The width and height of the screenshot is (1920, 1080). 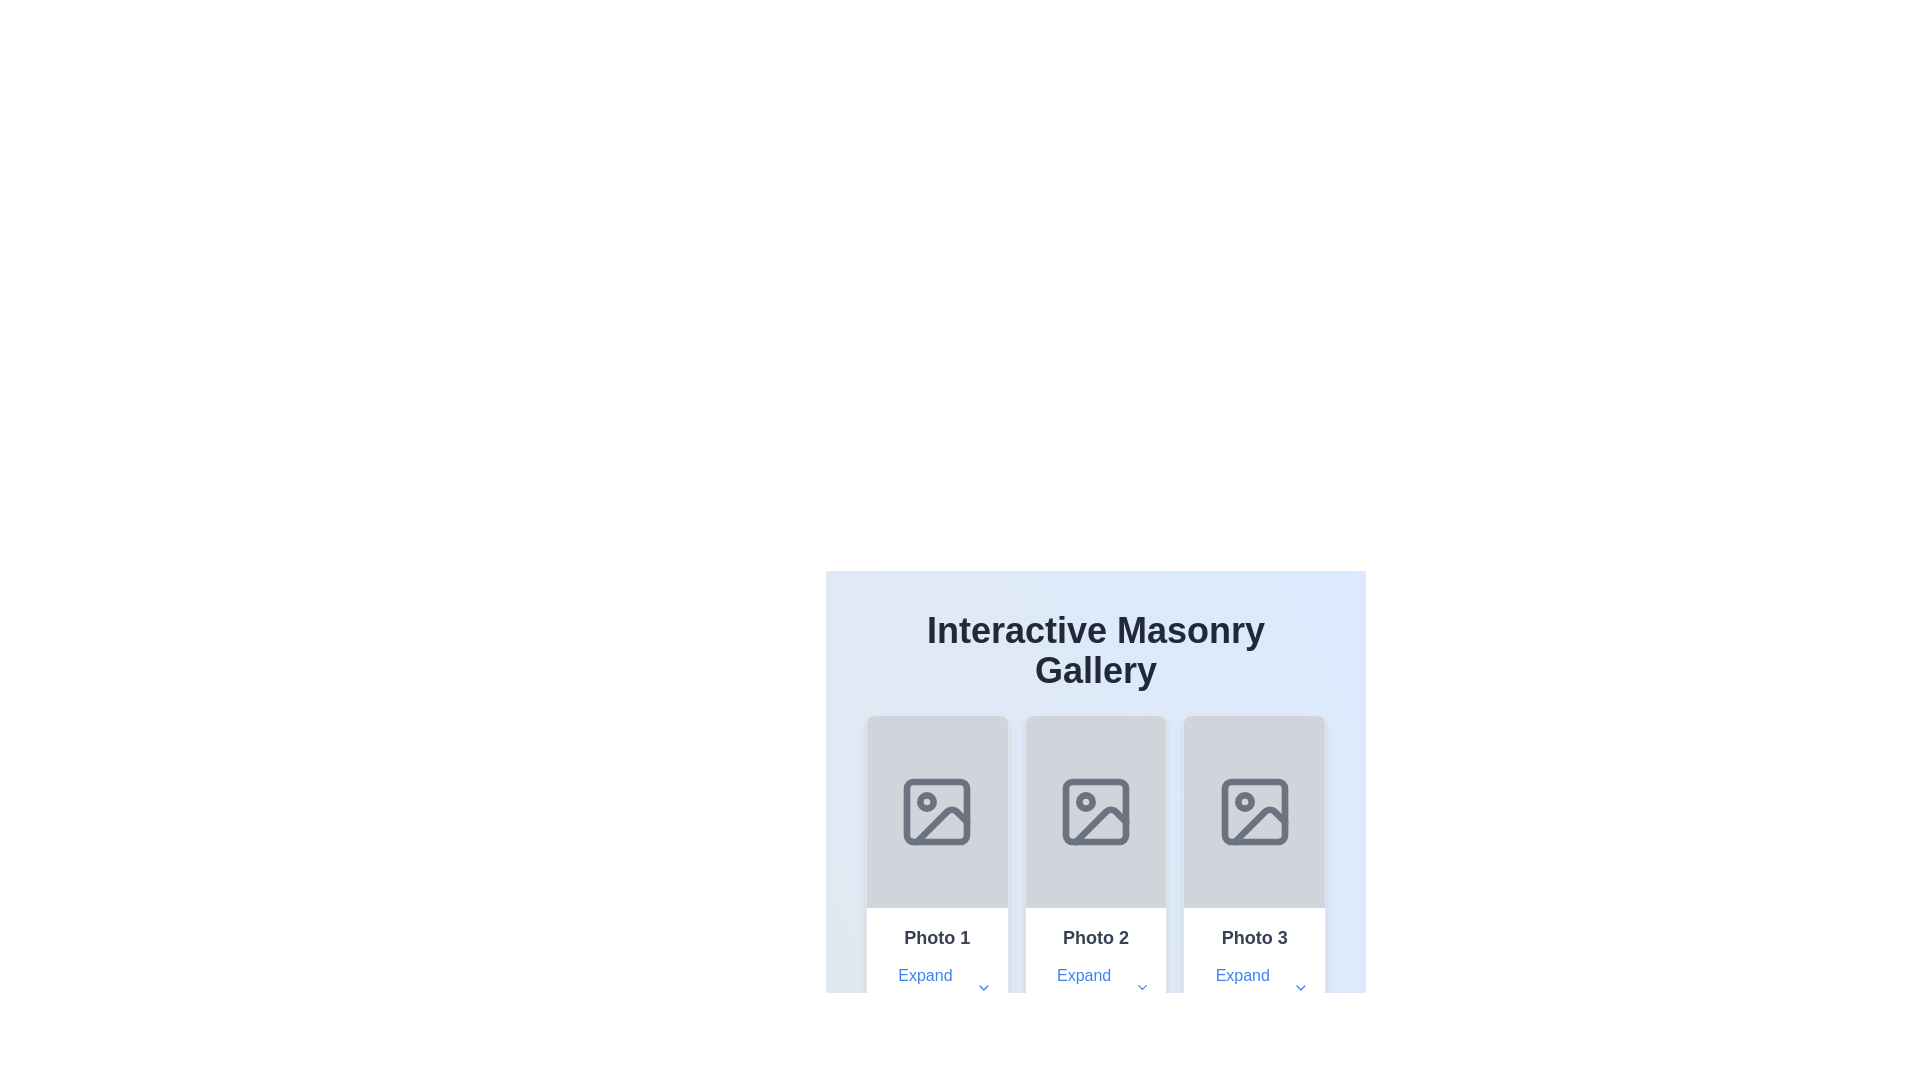 What do you see at coordinates (1099, 825) in the screenshot?
I see `the small geometric shape resembling a line or curve within the second image placeholder icon labeled 'Photo 2' in the horizontal gallery` at bounding box center [1099, 825].